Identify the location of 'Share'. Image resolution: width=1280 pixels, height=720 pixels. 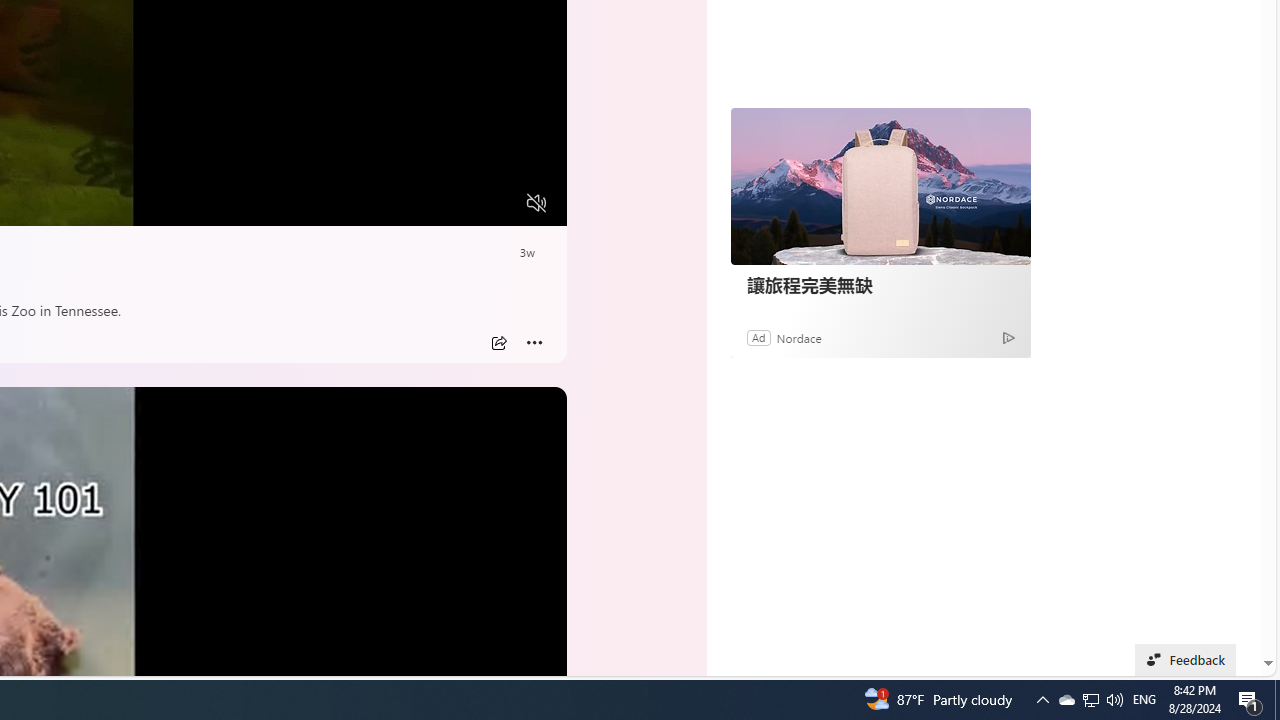
(498, 342).